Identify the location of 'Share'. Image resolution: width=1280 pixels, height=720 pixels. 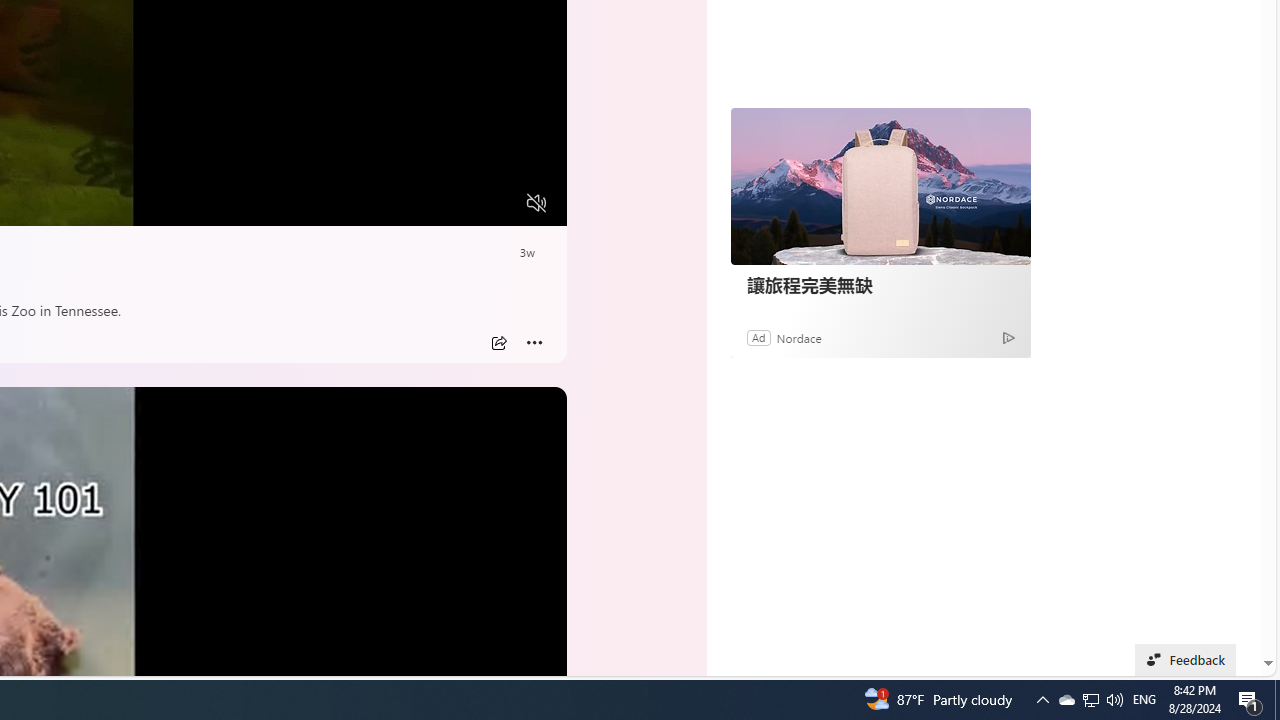
(498, 342).